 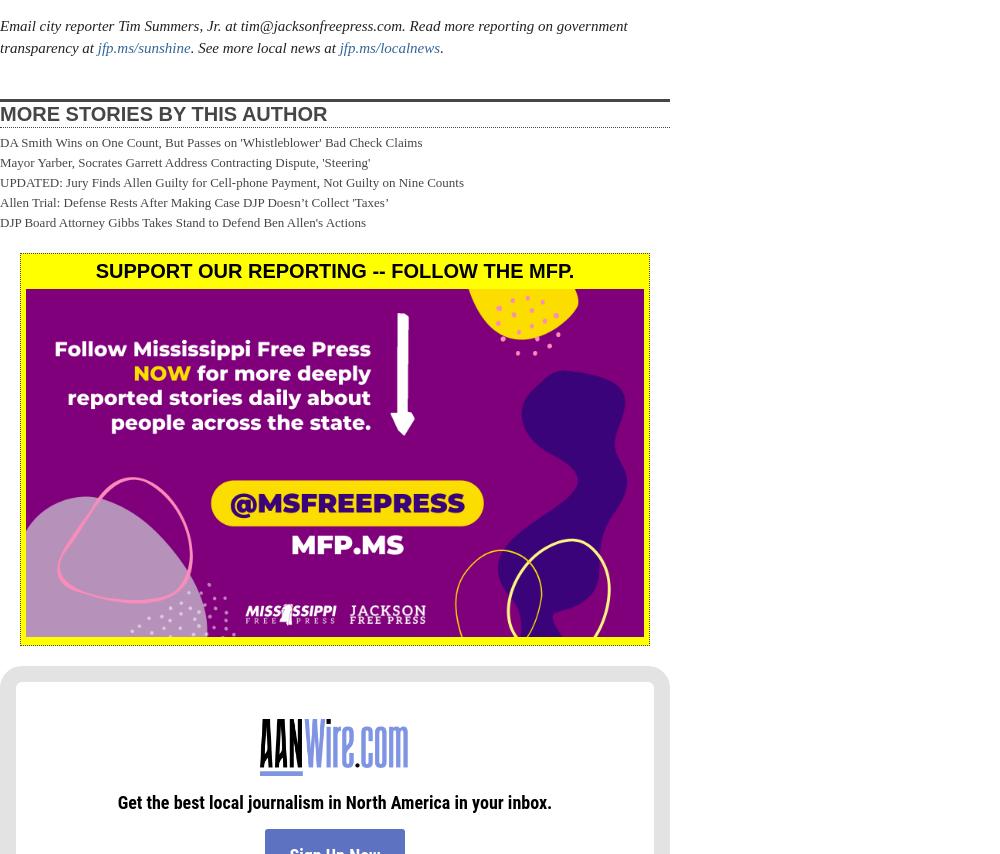 I want to click on 'jfp.ms/localnews', so click(x=389, y=47).